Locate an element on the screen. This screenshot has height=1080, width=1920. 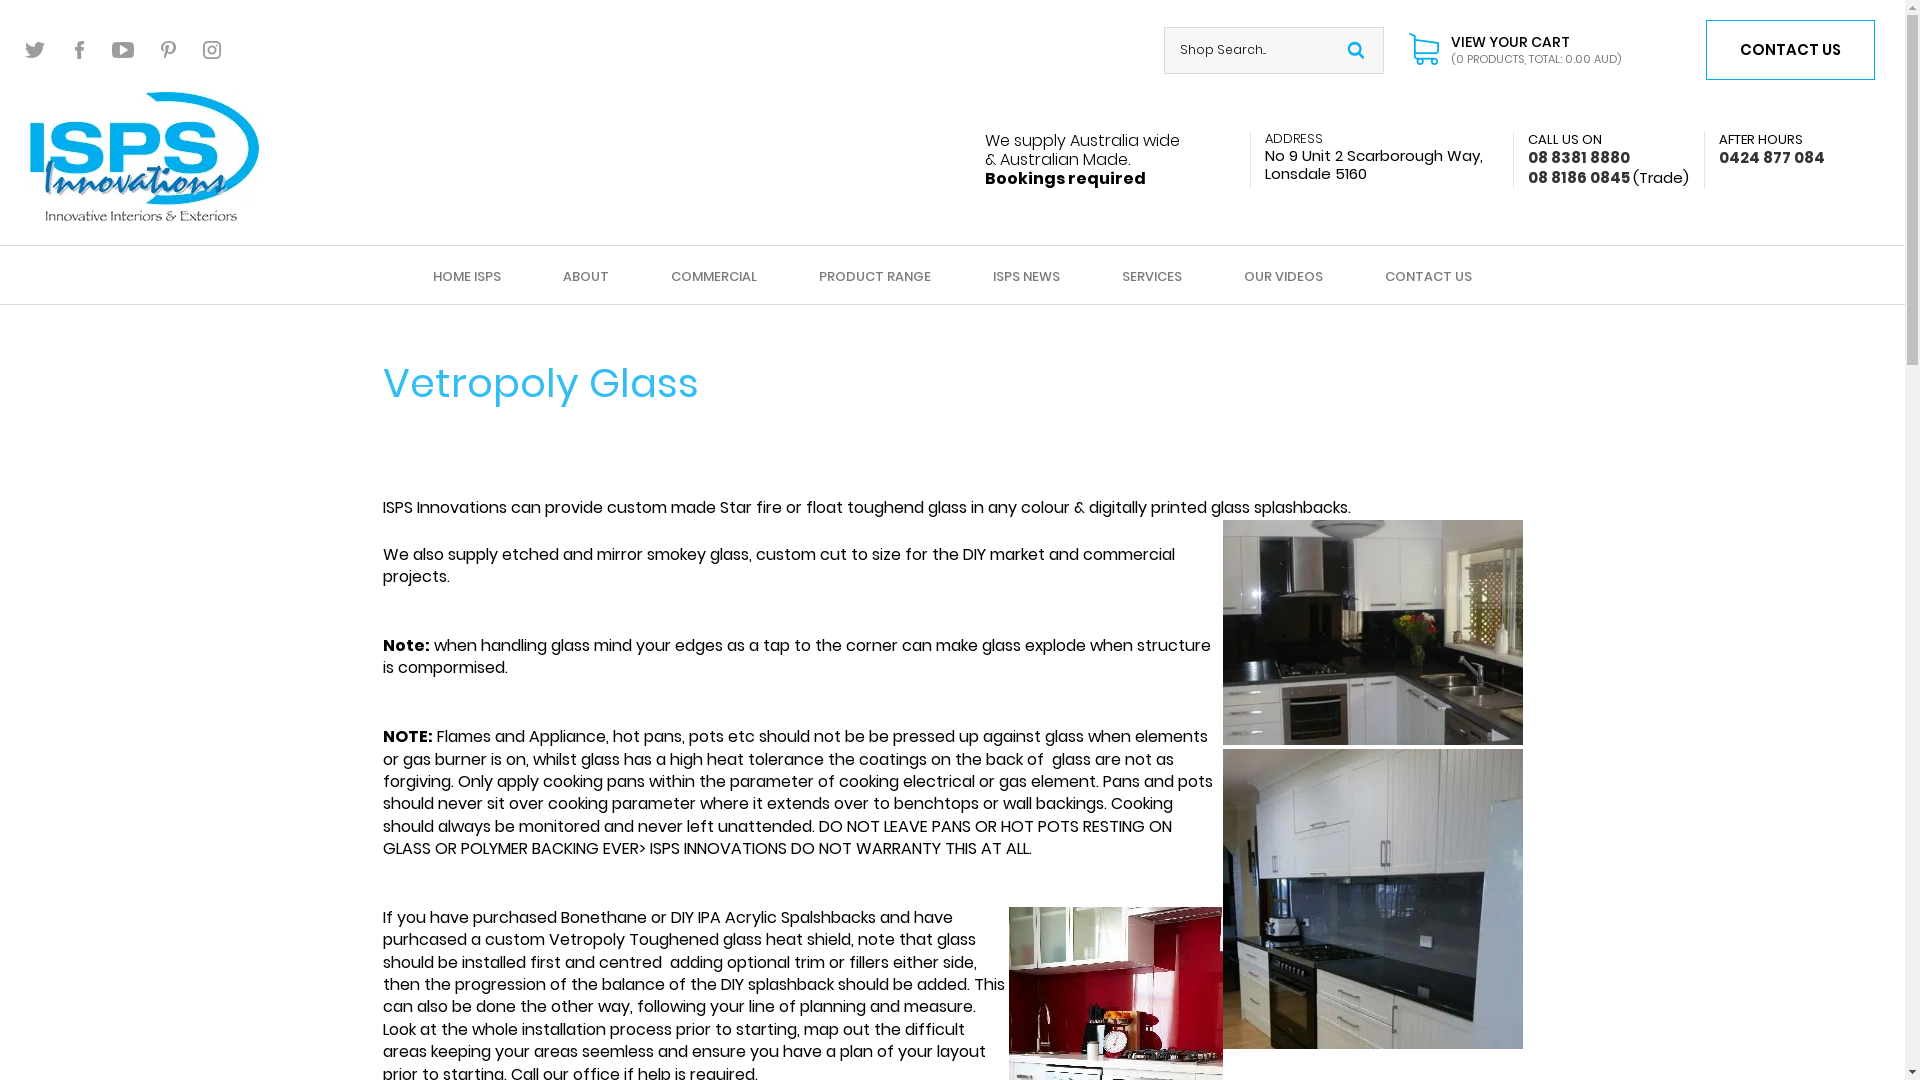
'CONTACT US' is located at coordinates (1704, 49).